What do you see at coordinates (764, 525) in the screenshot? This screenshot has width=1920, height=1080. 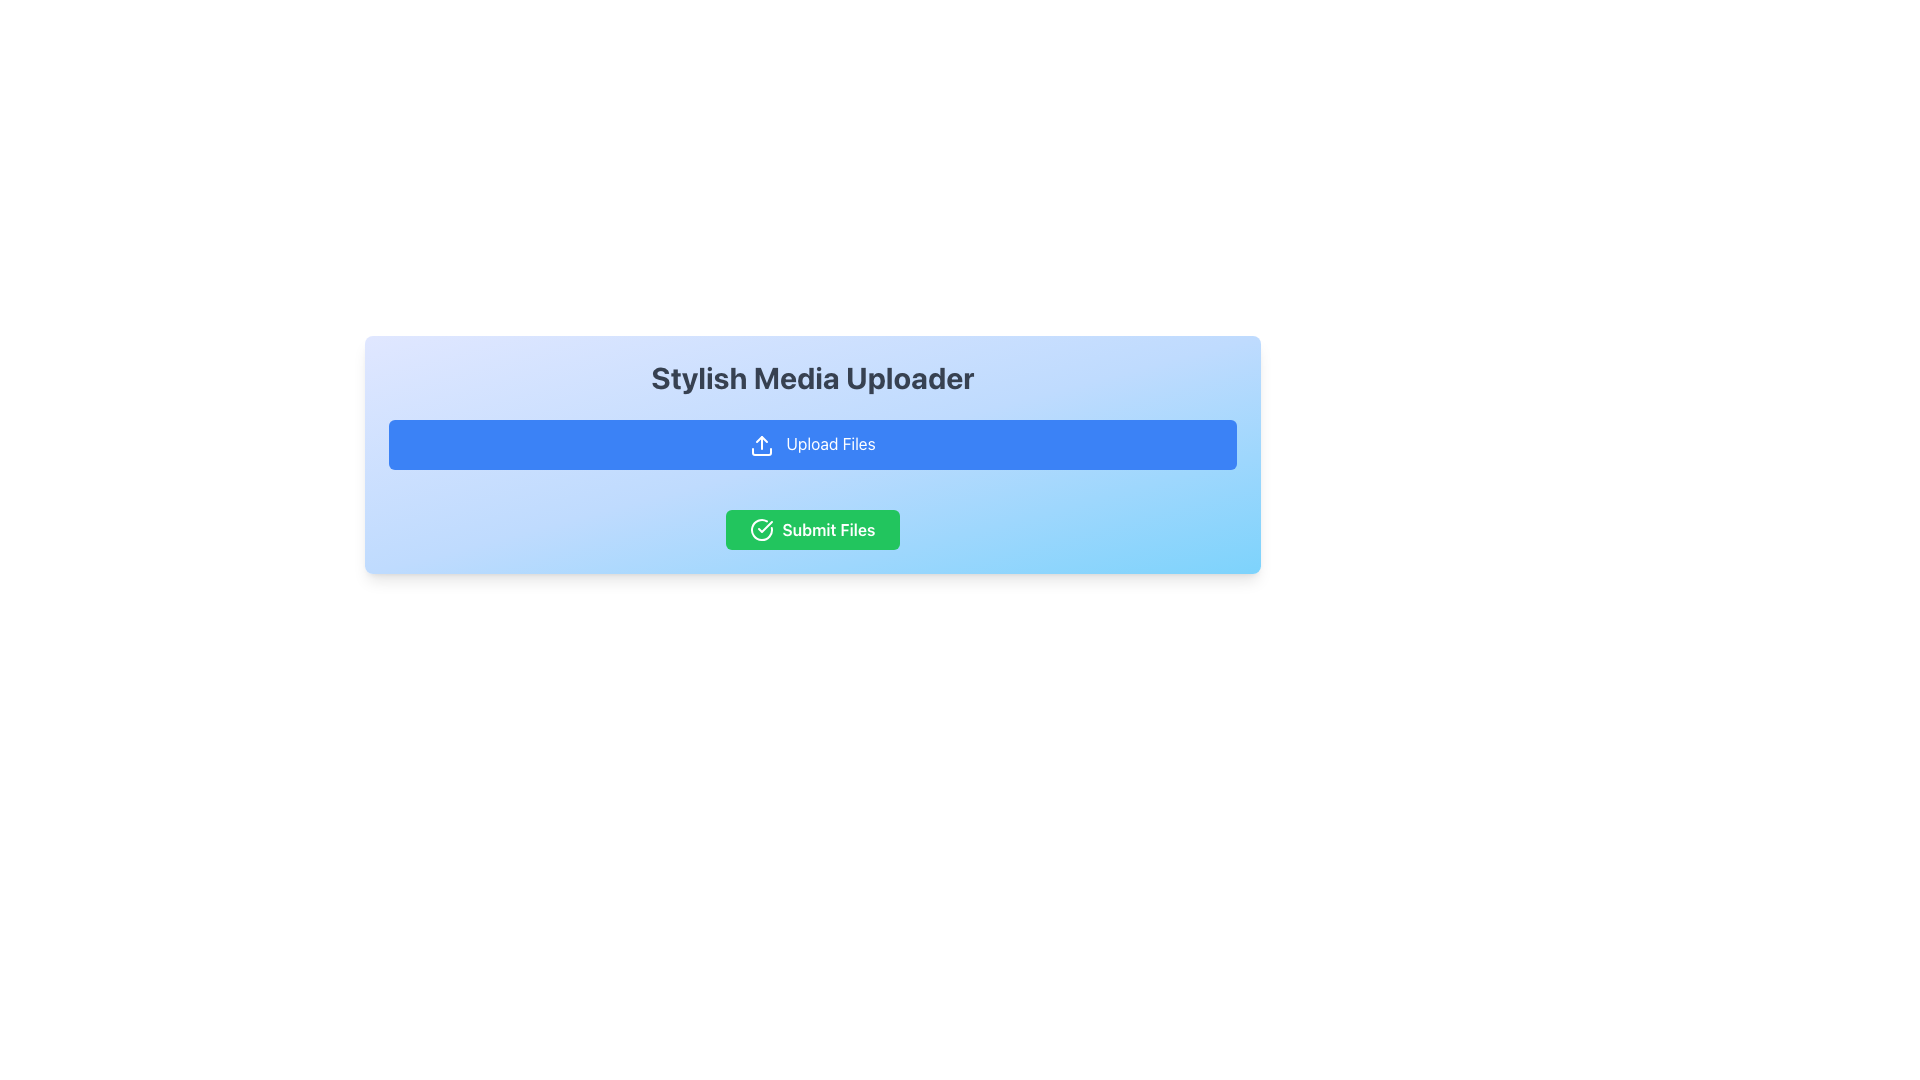 I see `the checkmark icon within the green 'Submit Files' button in the SVG graphic representation` at bounding box center [764, 525].